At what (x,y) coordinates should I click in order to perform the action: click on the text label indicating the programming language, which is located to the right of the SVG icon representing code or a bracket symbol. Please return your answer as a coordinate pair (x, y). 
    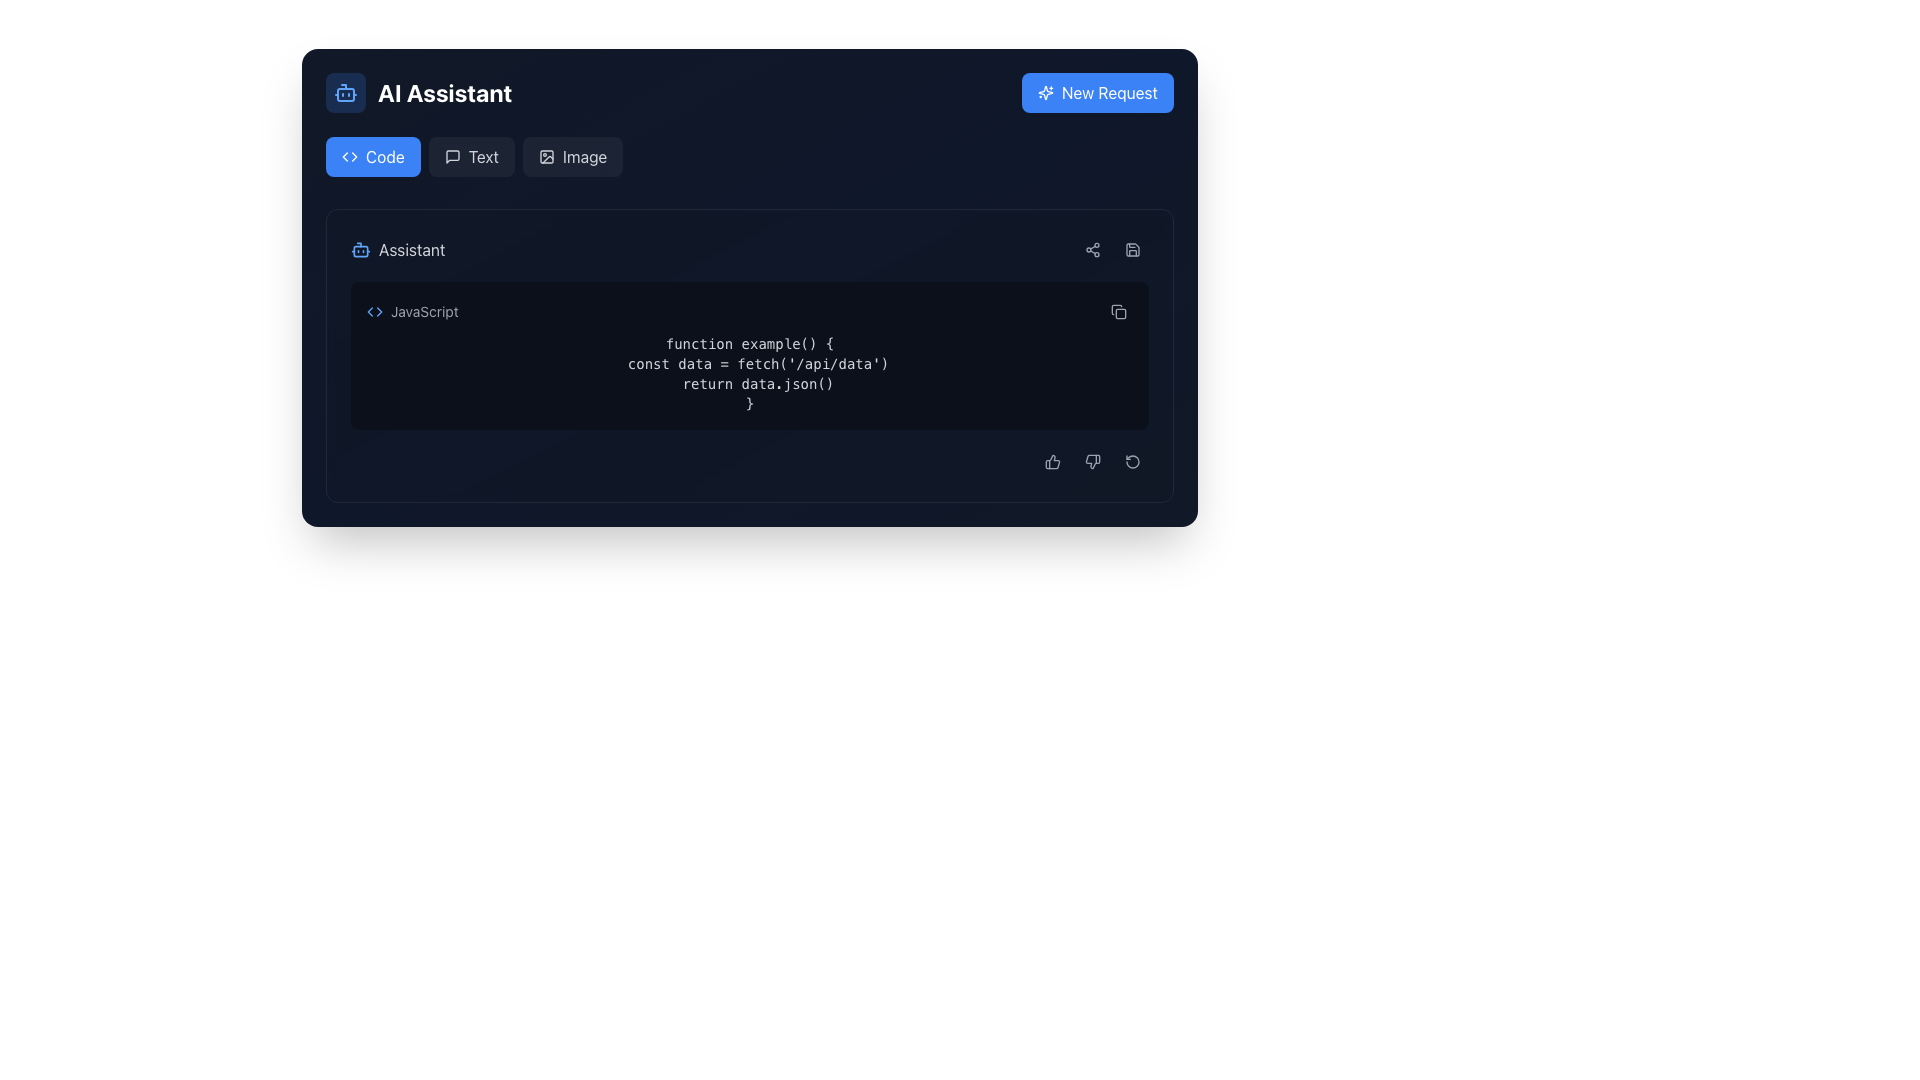
    Looking at the image, I should click on (423, 312).